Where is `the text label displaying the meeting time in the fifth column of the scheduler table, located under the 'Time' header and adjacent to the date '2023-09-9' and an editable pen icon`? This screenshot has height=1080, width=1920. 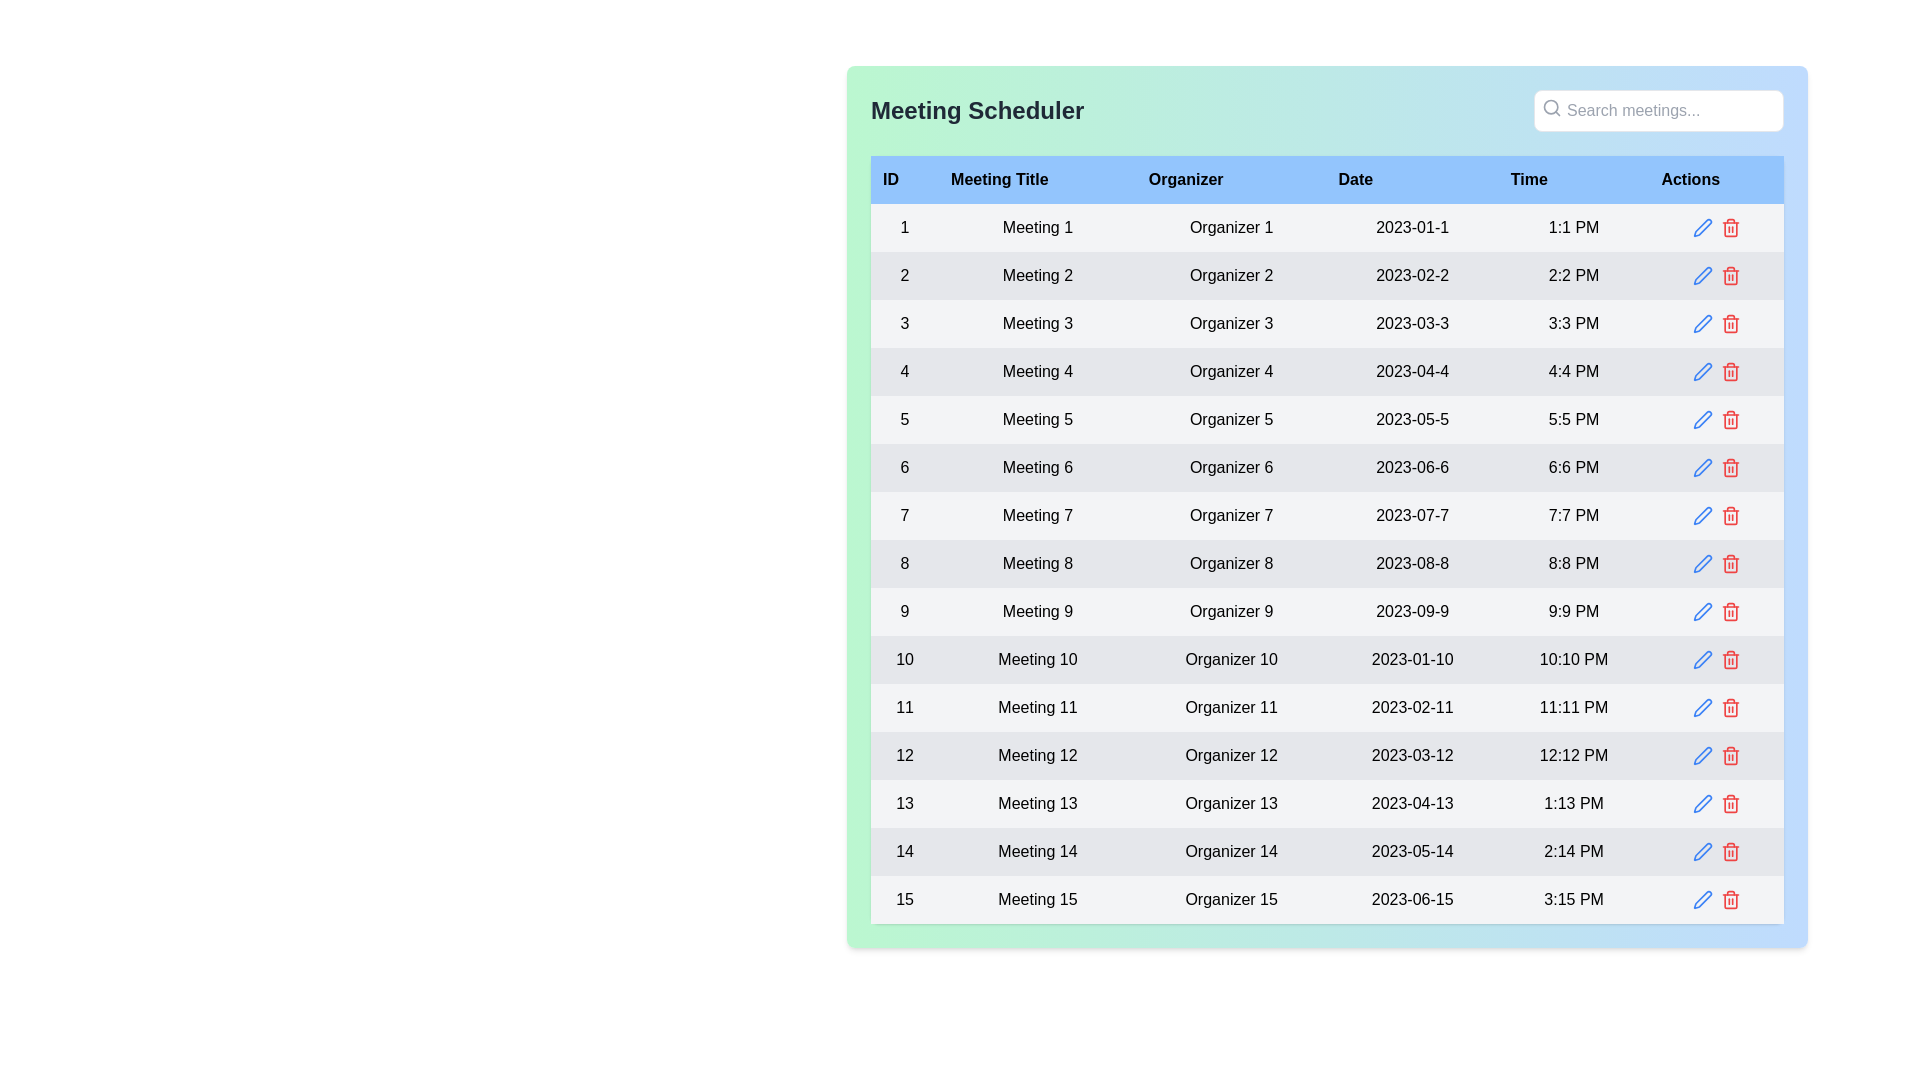
the text label displaying the meeting time in the fifth column of the scheduler table, located under the 'Time' header and adjacent to the date '2023-09-9' and an editable pen icon is located at coordinates (1573, 611).